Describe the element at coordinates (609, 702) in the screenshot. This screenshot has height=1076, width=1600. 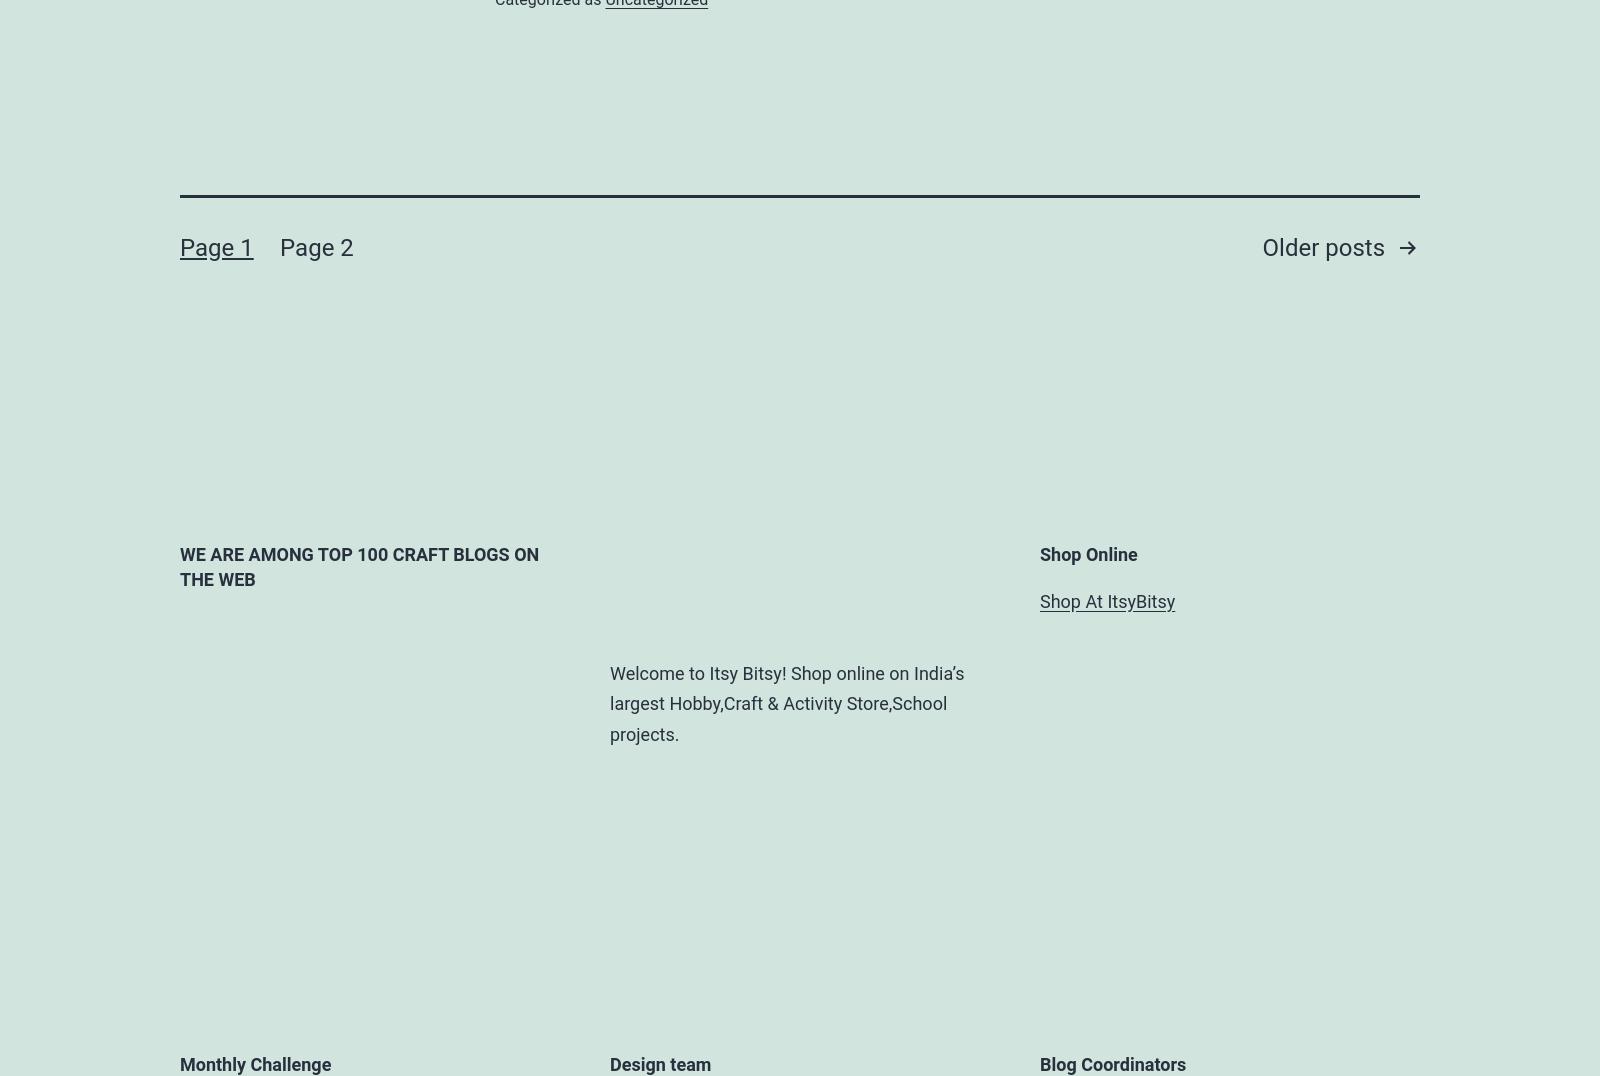
I see `'Welcome to Itsy Bitsy! Shop online on India’s largest Hobby,Craft & Activity Store,School projects.'` at that location.